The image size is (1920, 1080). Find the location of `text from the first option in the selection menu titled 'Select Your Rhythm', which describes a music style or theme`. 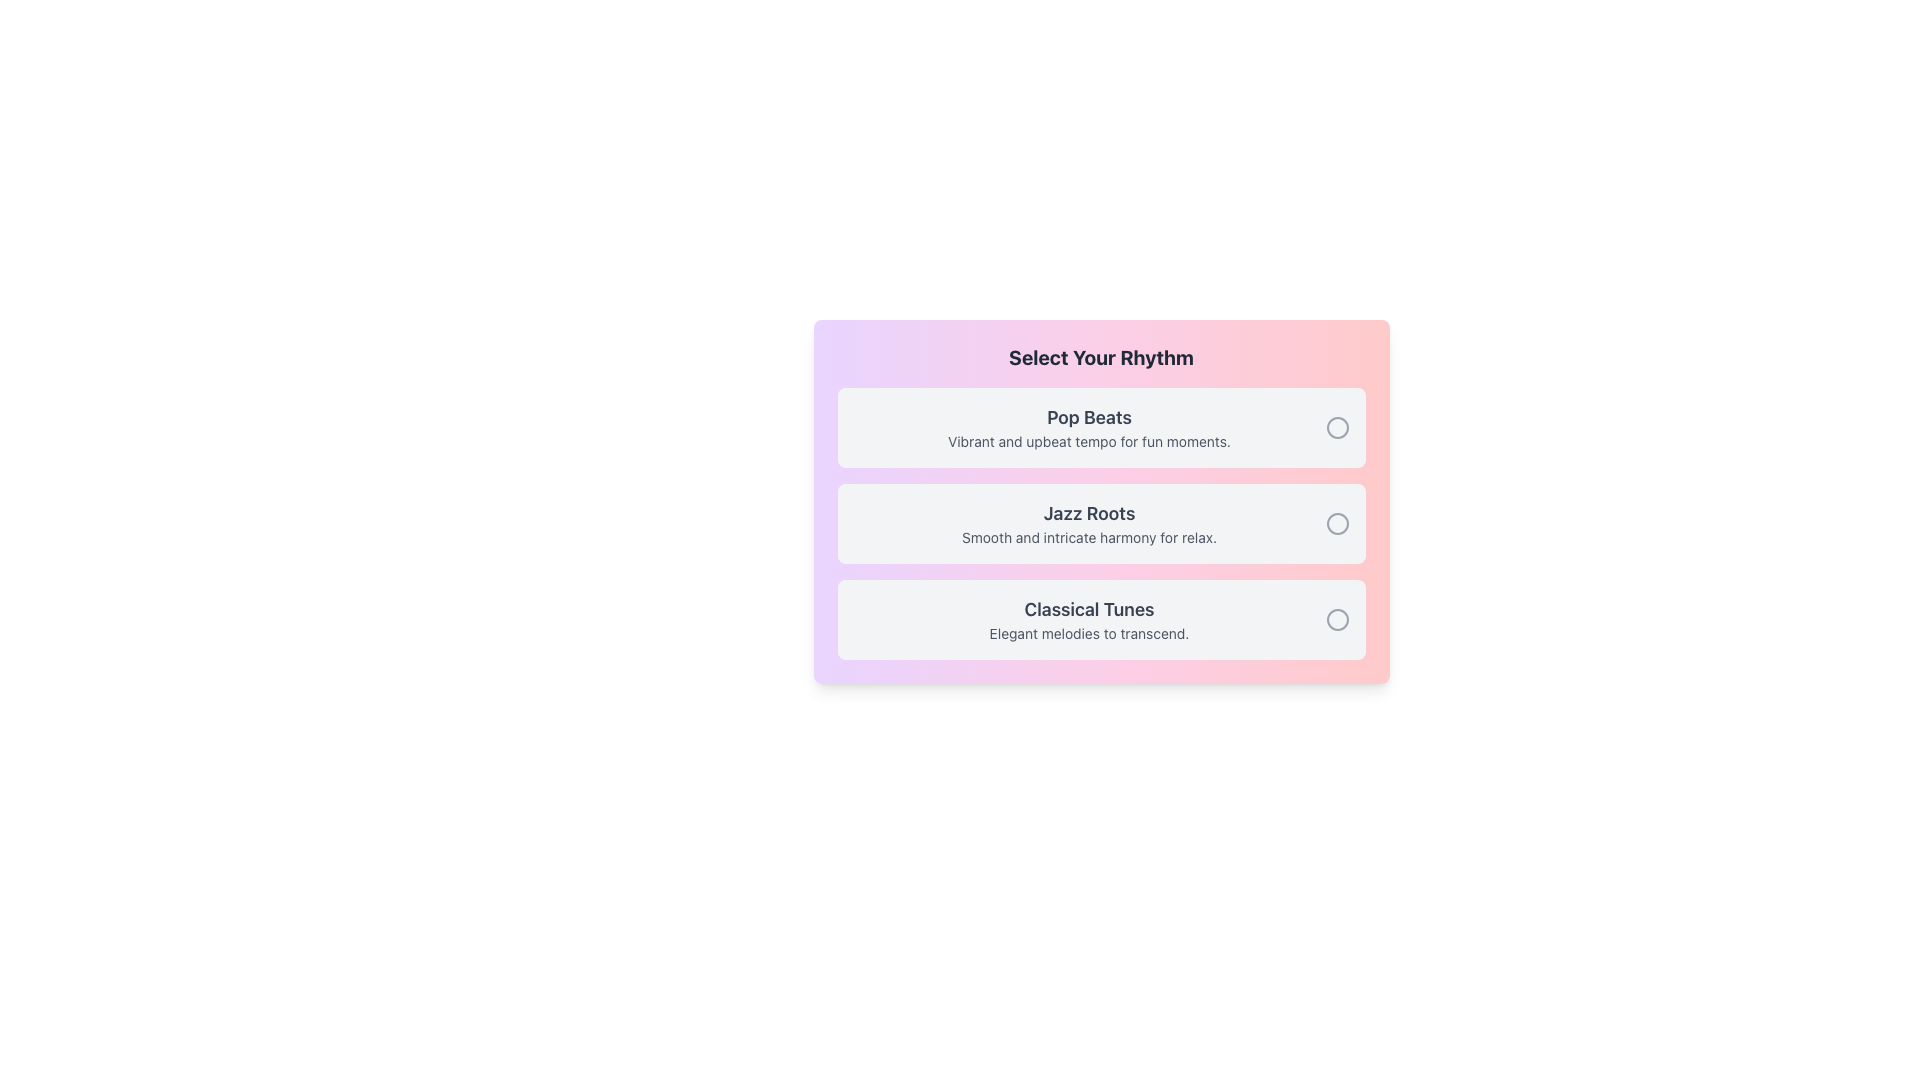

text from the first option in the selection menu titled 'Select Your Rhythm', which describes a music style or theme is located at coordinates (1088, 427).